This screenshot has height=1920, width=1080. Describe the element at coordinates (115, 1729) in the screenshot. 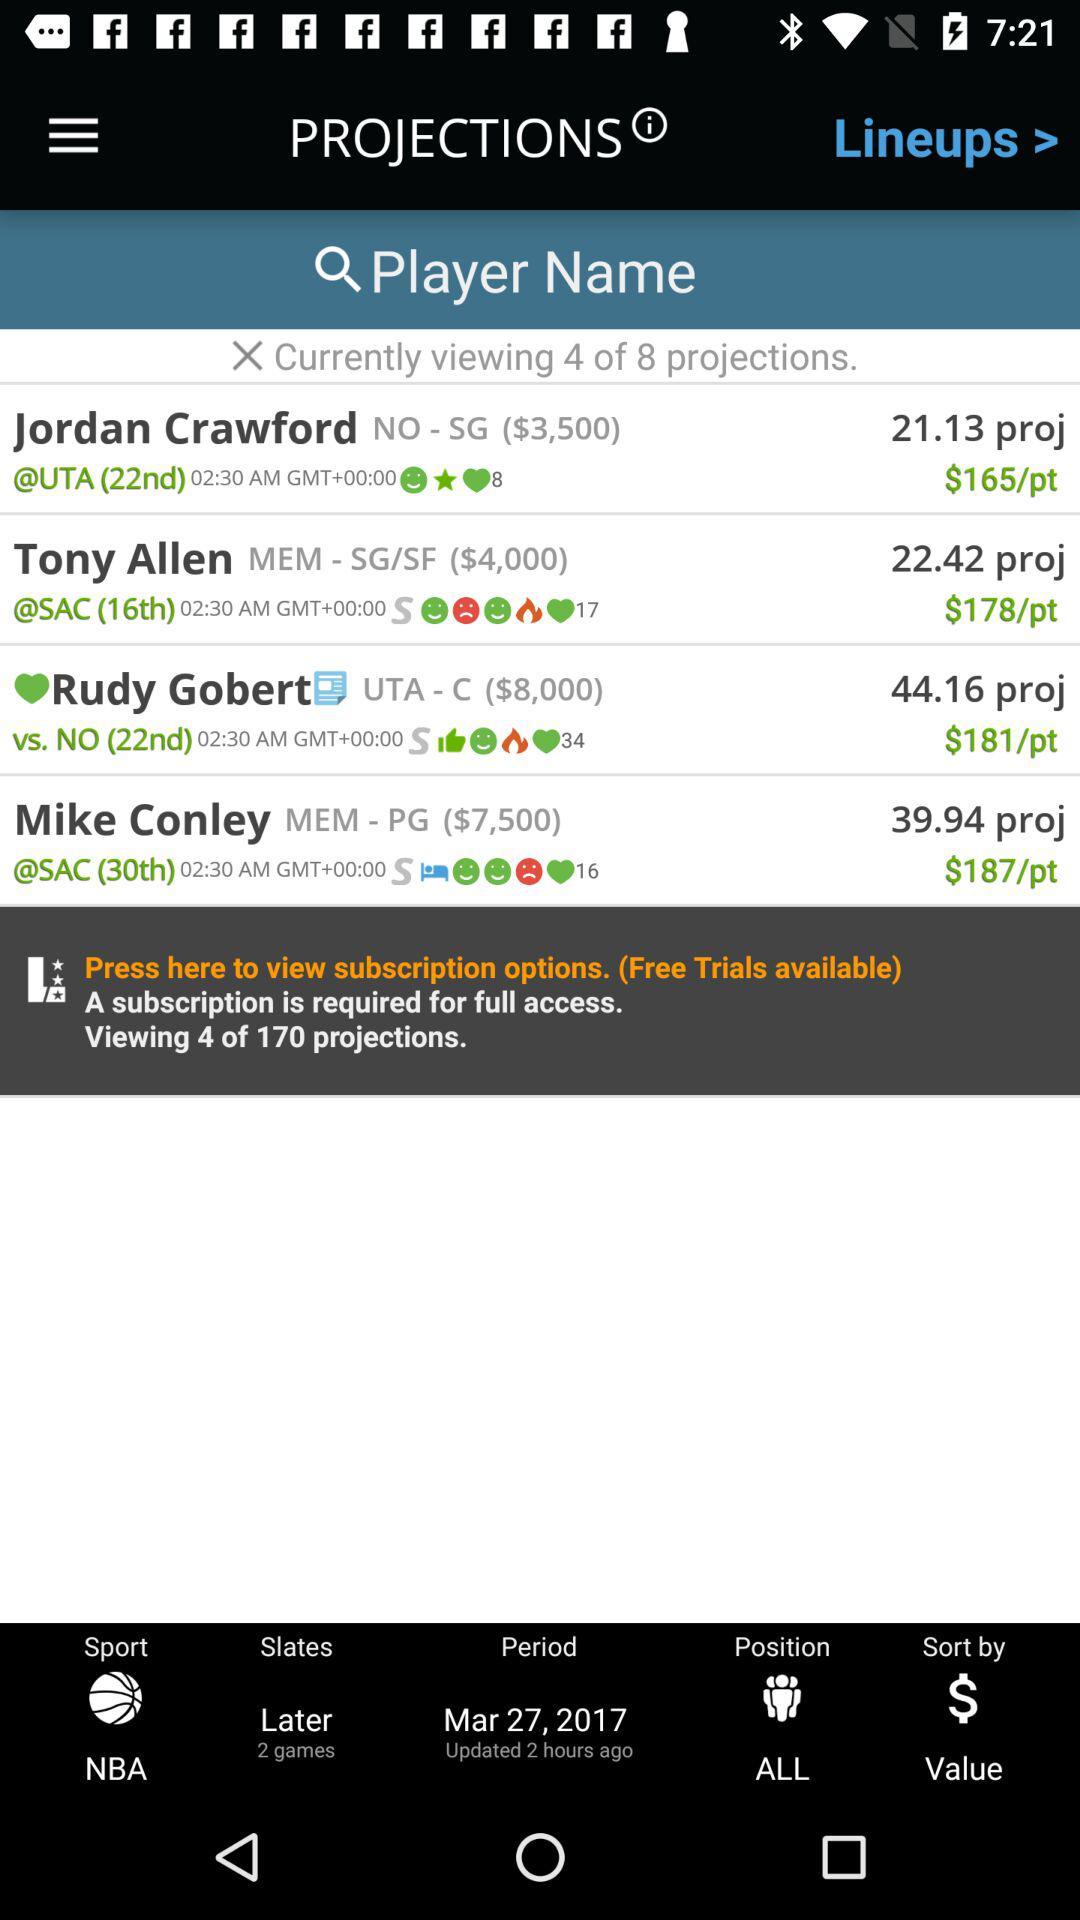

I see `the option which says nba` at that location.